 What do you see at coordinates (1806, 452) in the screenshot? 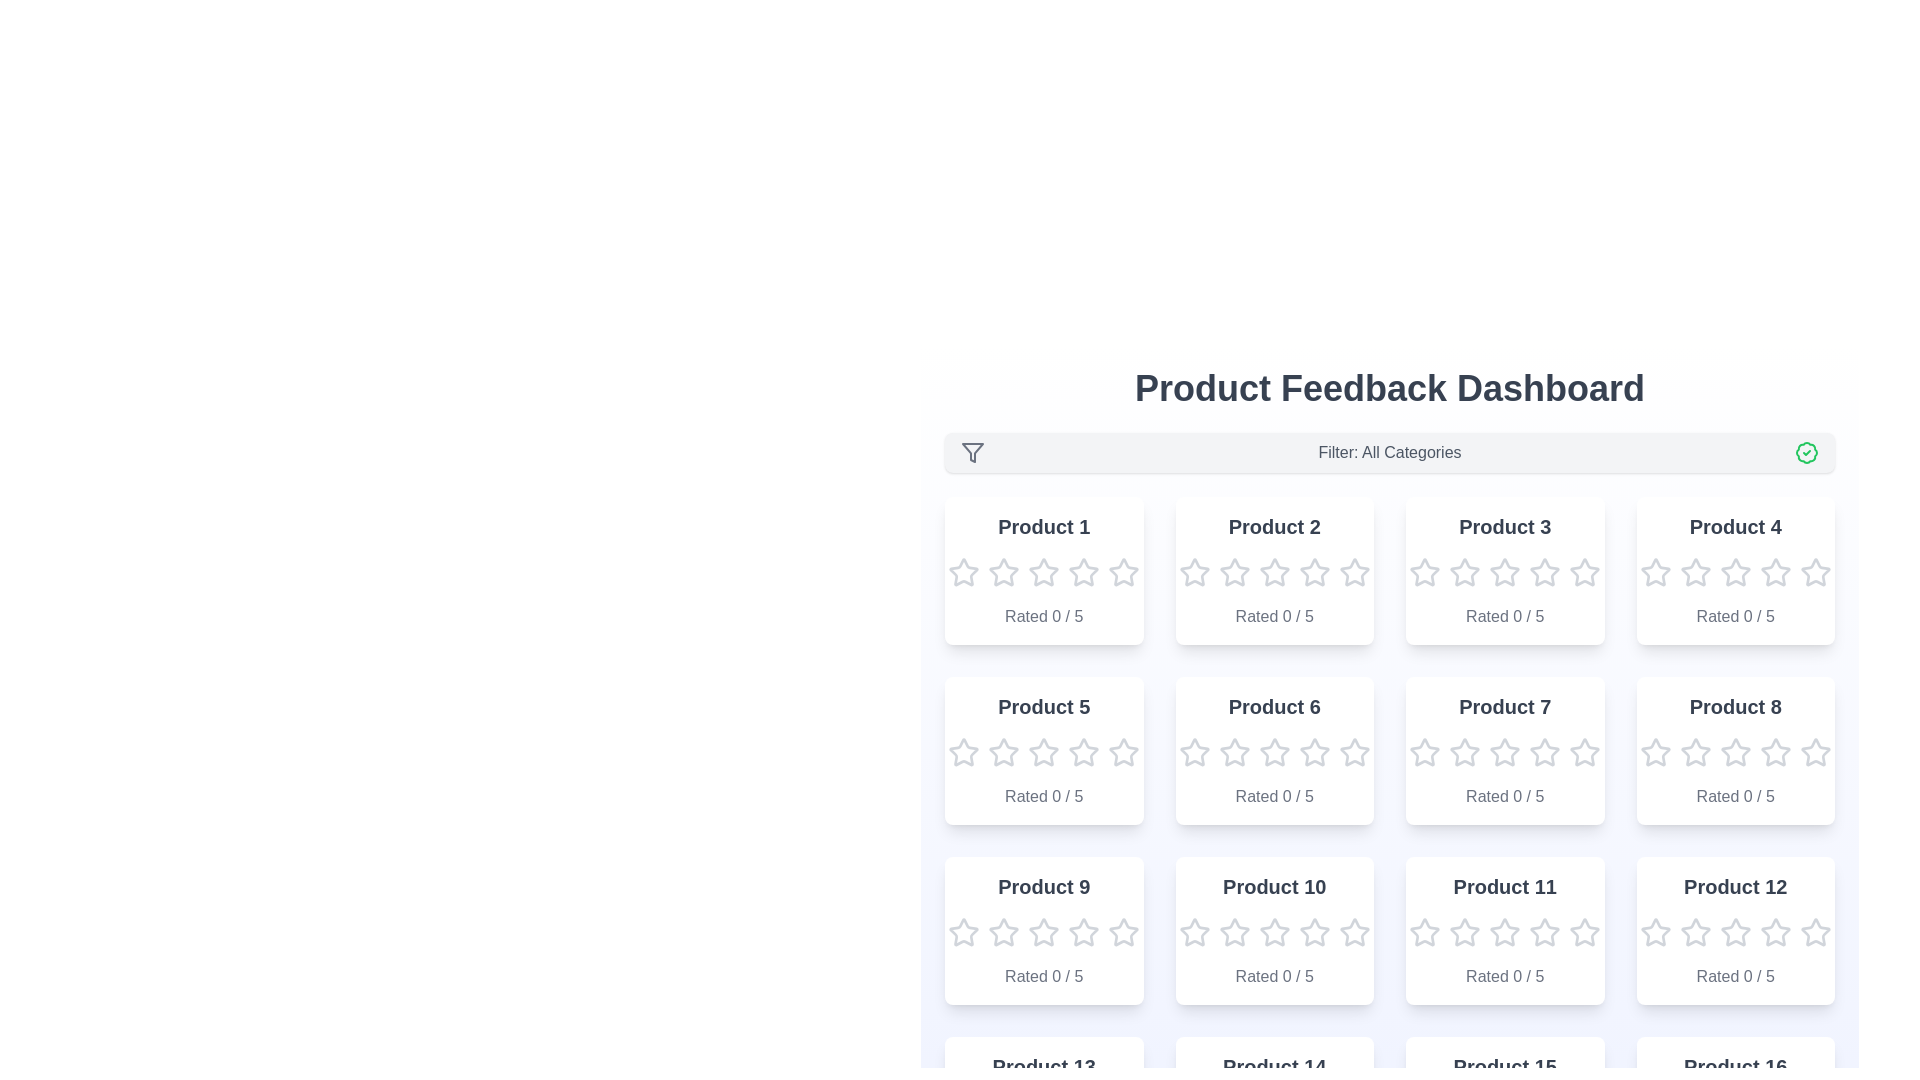
I see `badge icon to confirm filter application` at bounding box center [1806, 452].